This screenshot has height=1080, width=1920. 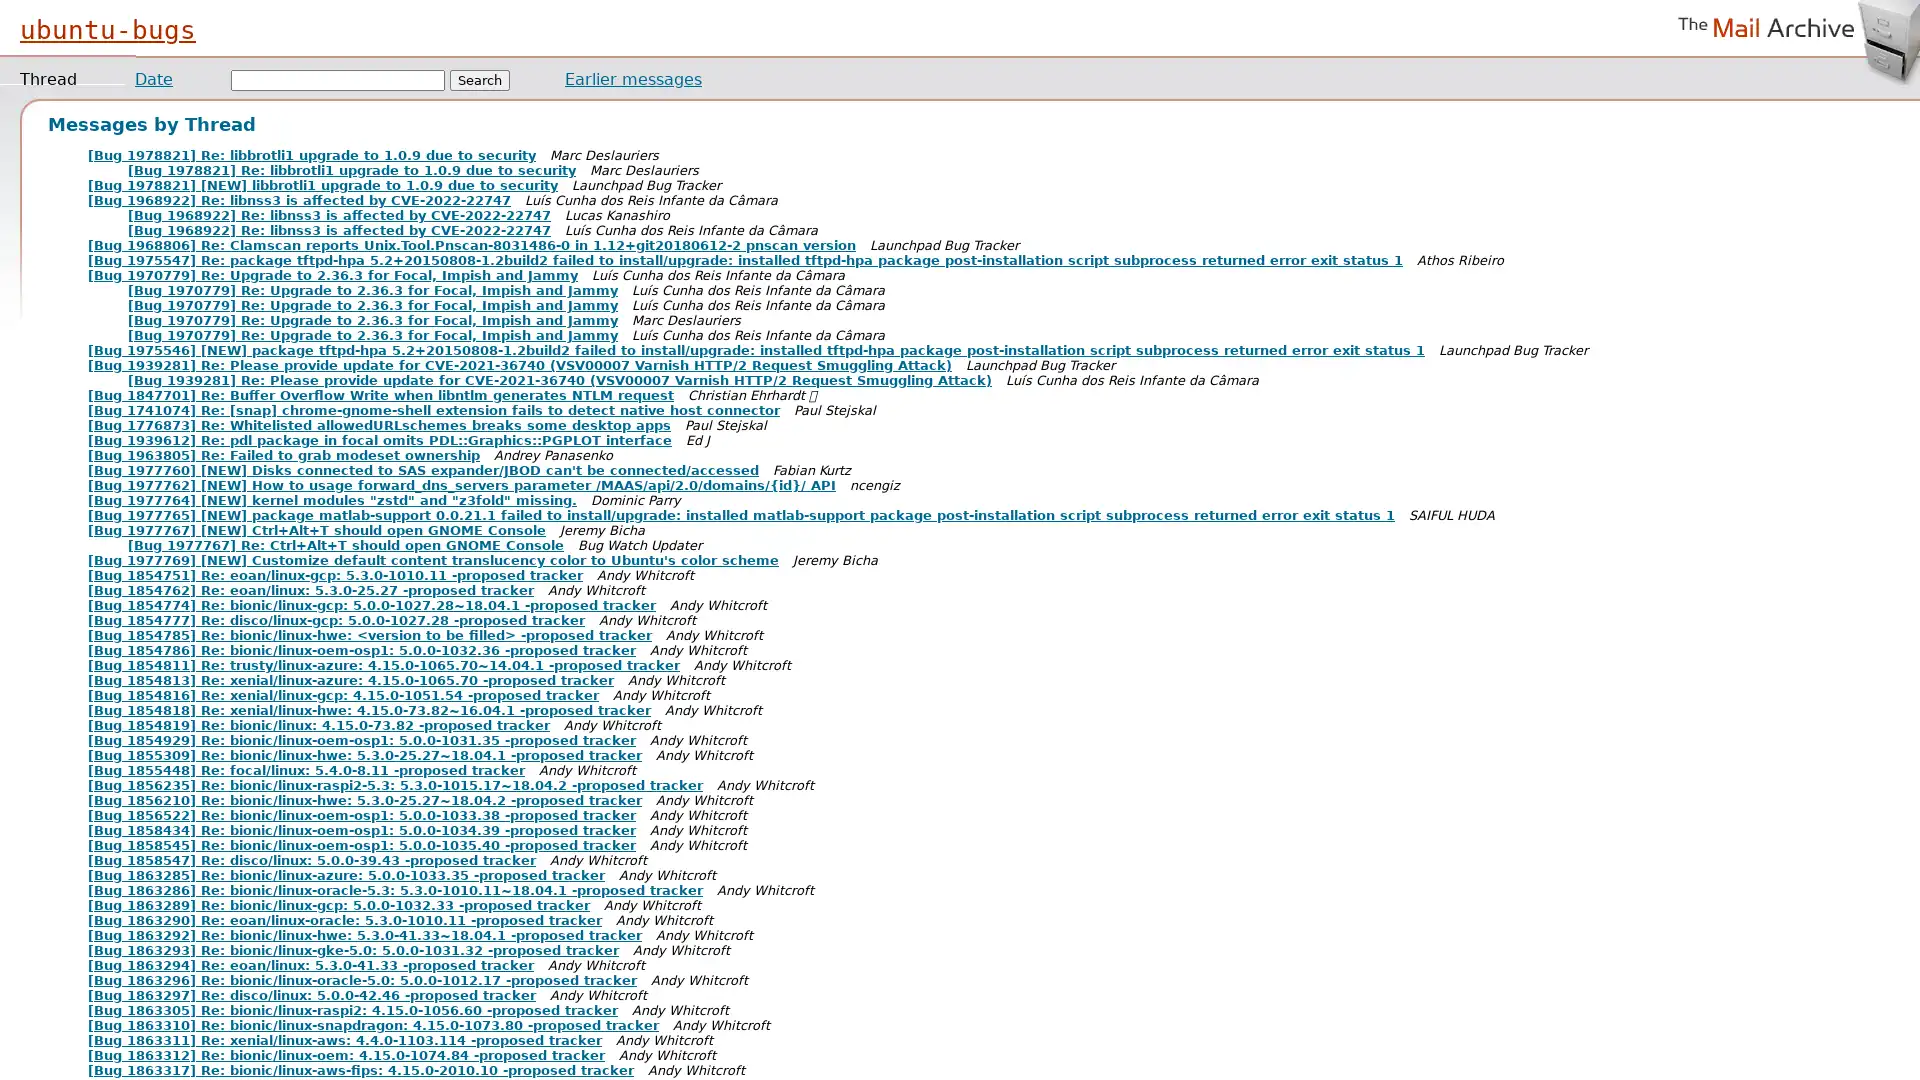 What do you see at coordinates (480, 79) in the screenshot?
I see `Search` at bounding box center [480, 79].